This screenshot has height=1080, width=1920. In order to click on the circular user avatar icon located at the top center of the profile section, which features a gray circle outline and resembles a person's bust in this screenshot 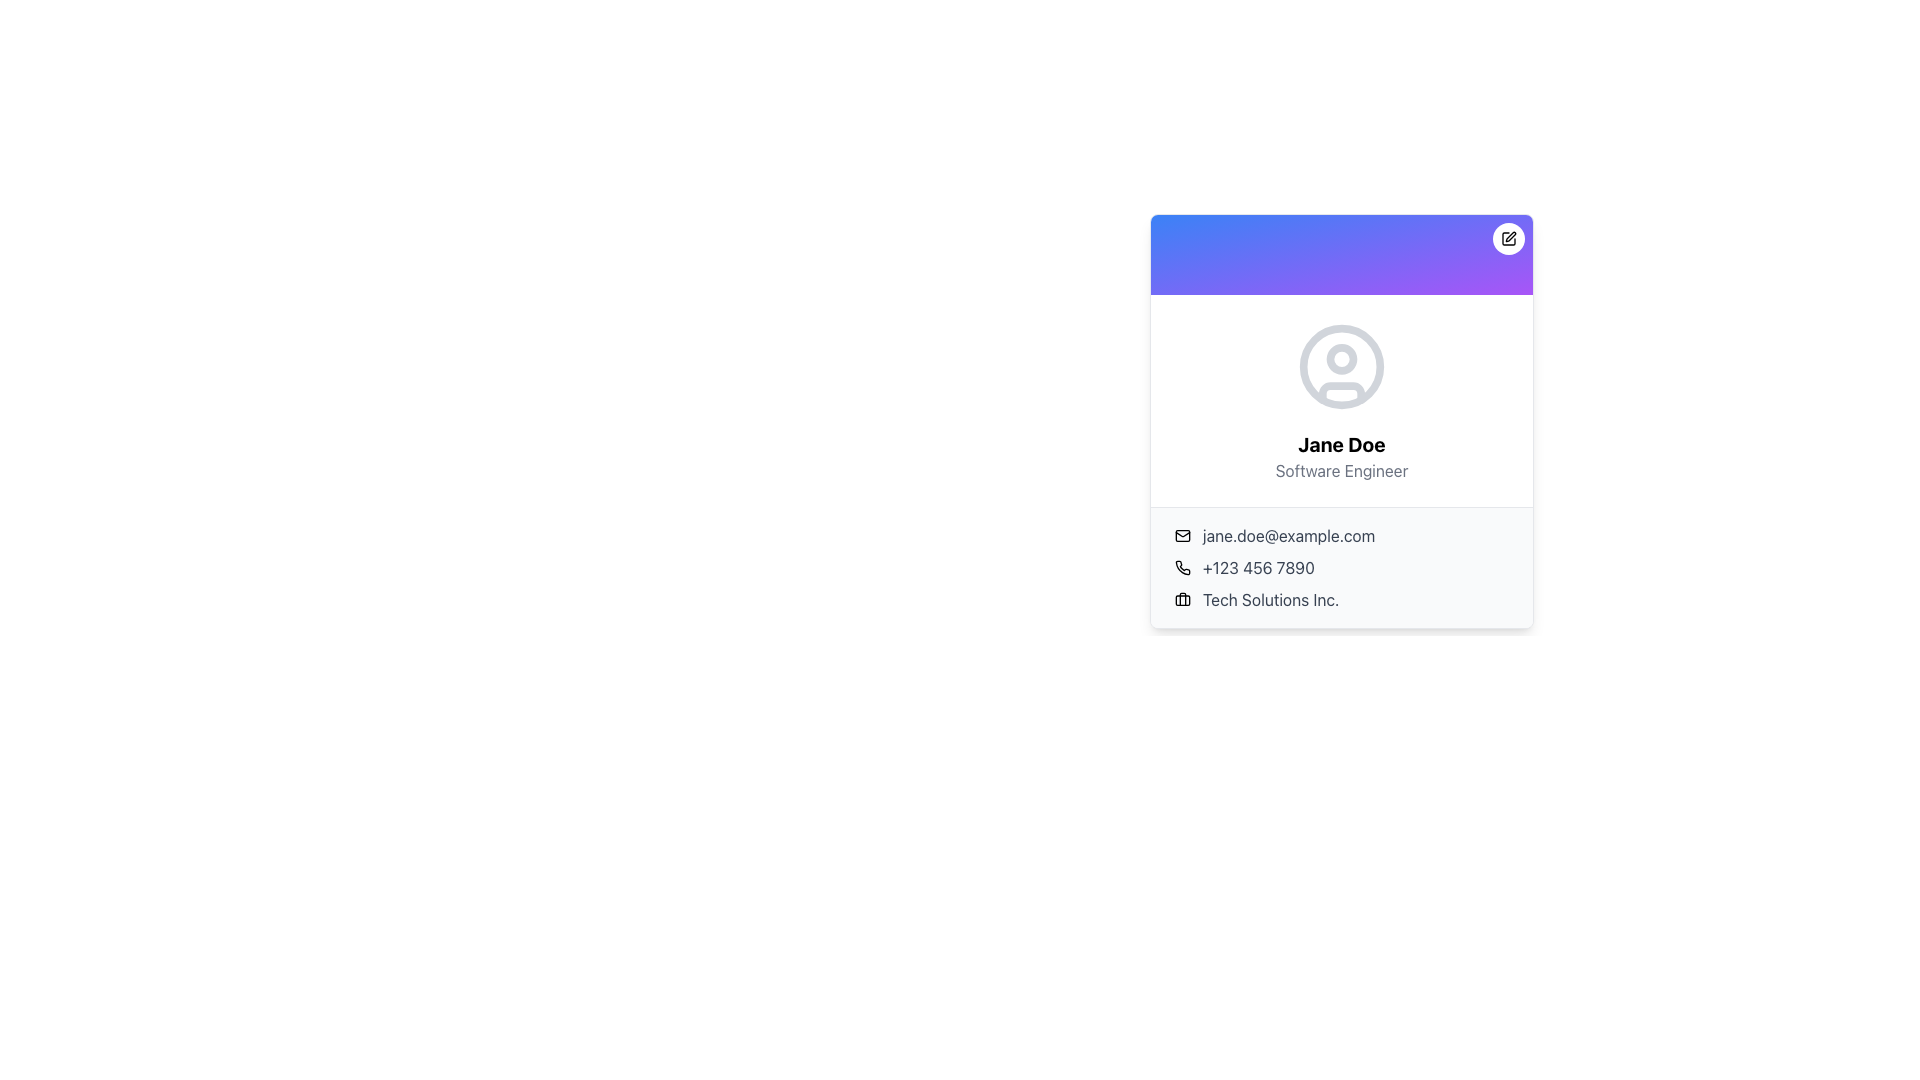, I will do `click(1342, 366)`.